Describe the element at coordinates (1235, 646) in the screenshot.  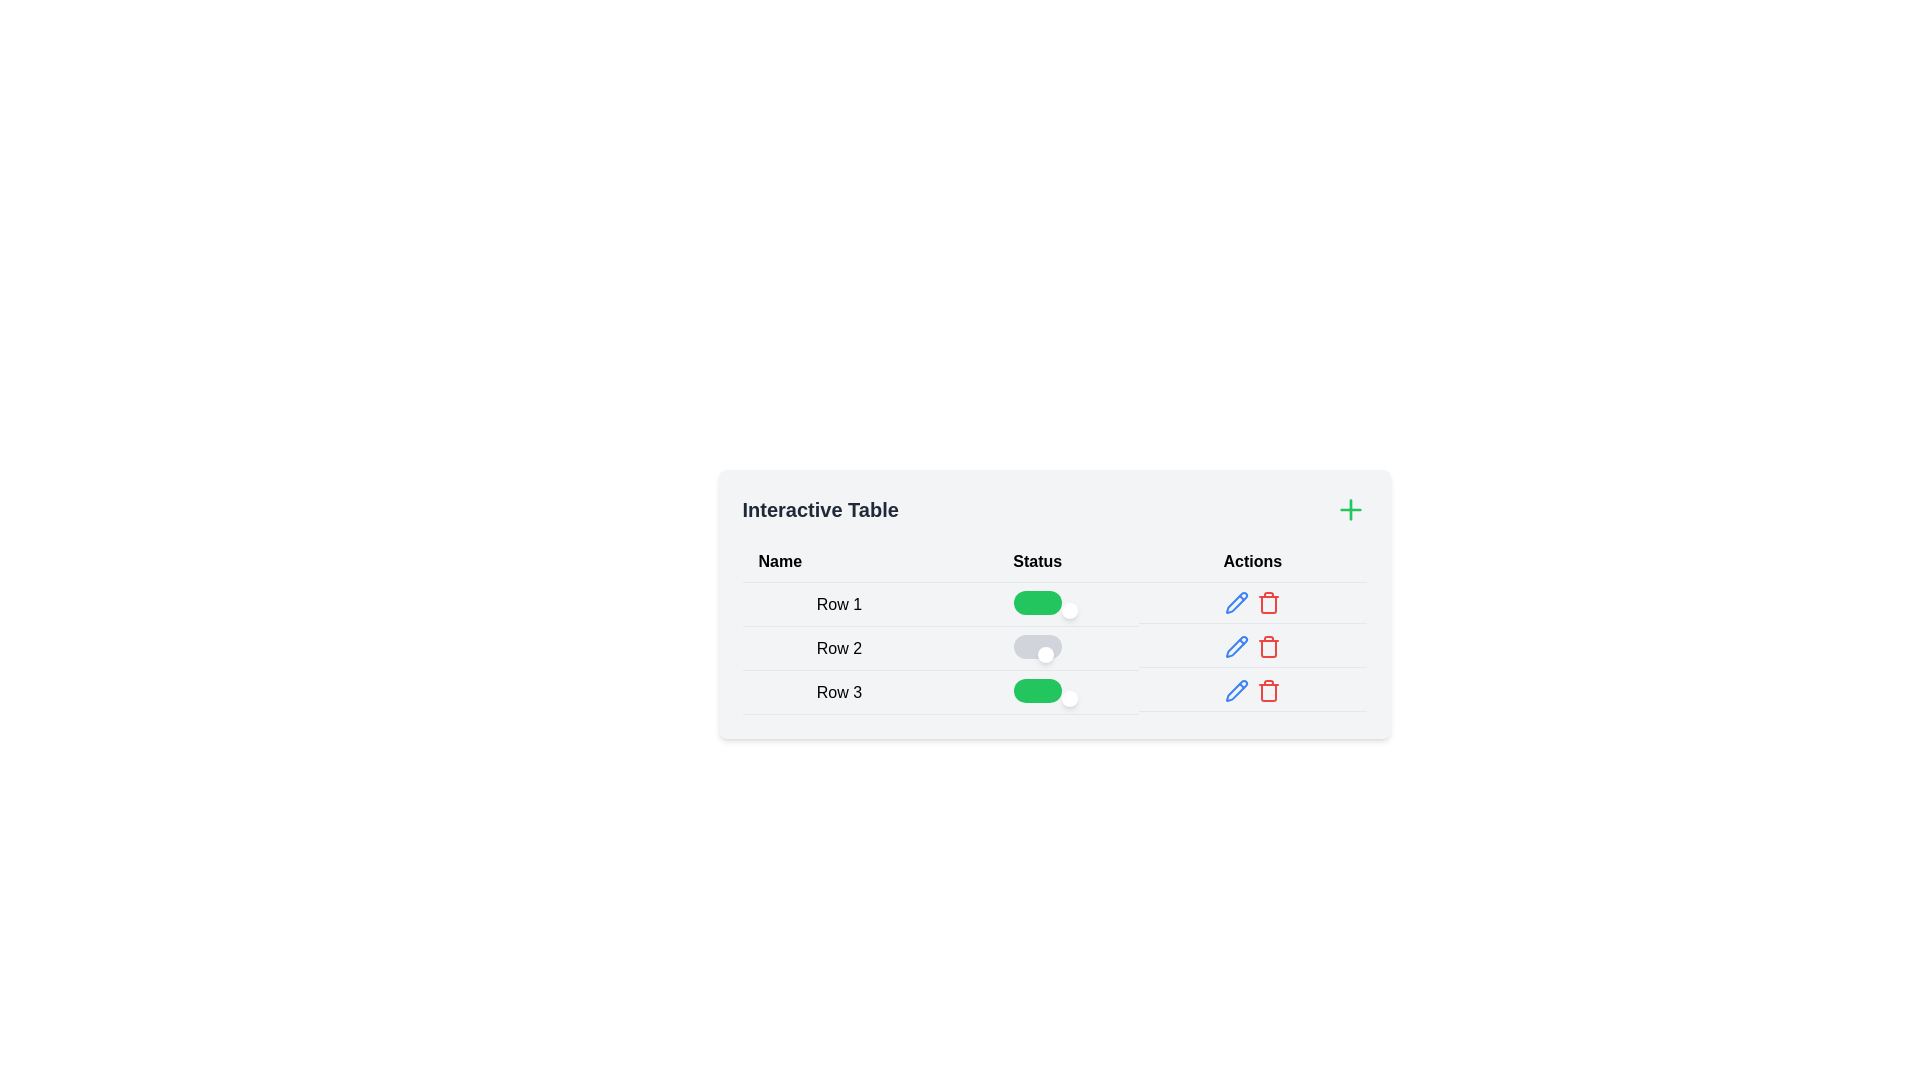
I see `the pencil icon located in the 'Actions' column of the table to initiate an edit operation for the corresponding row` at that location.